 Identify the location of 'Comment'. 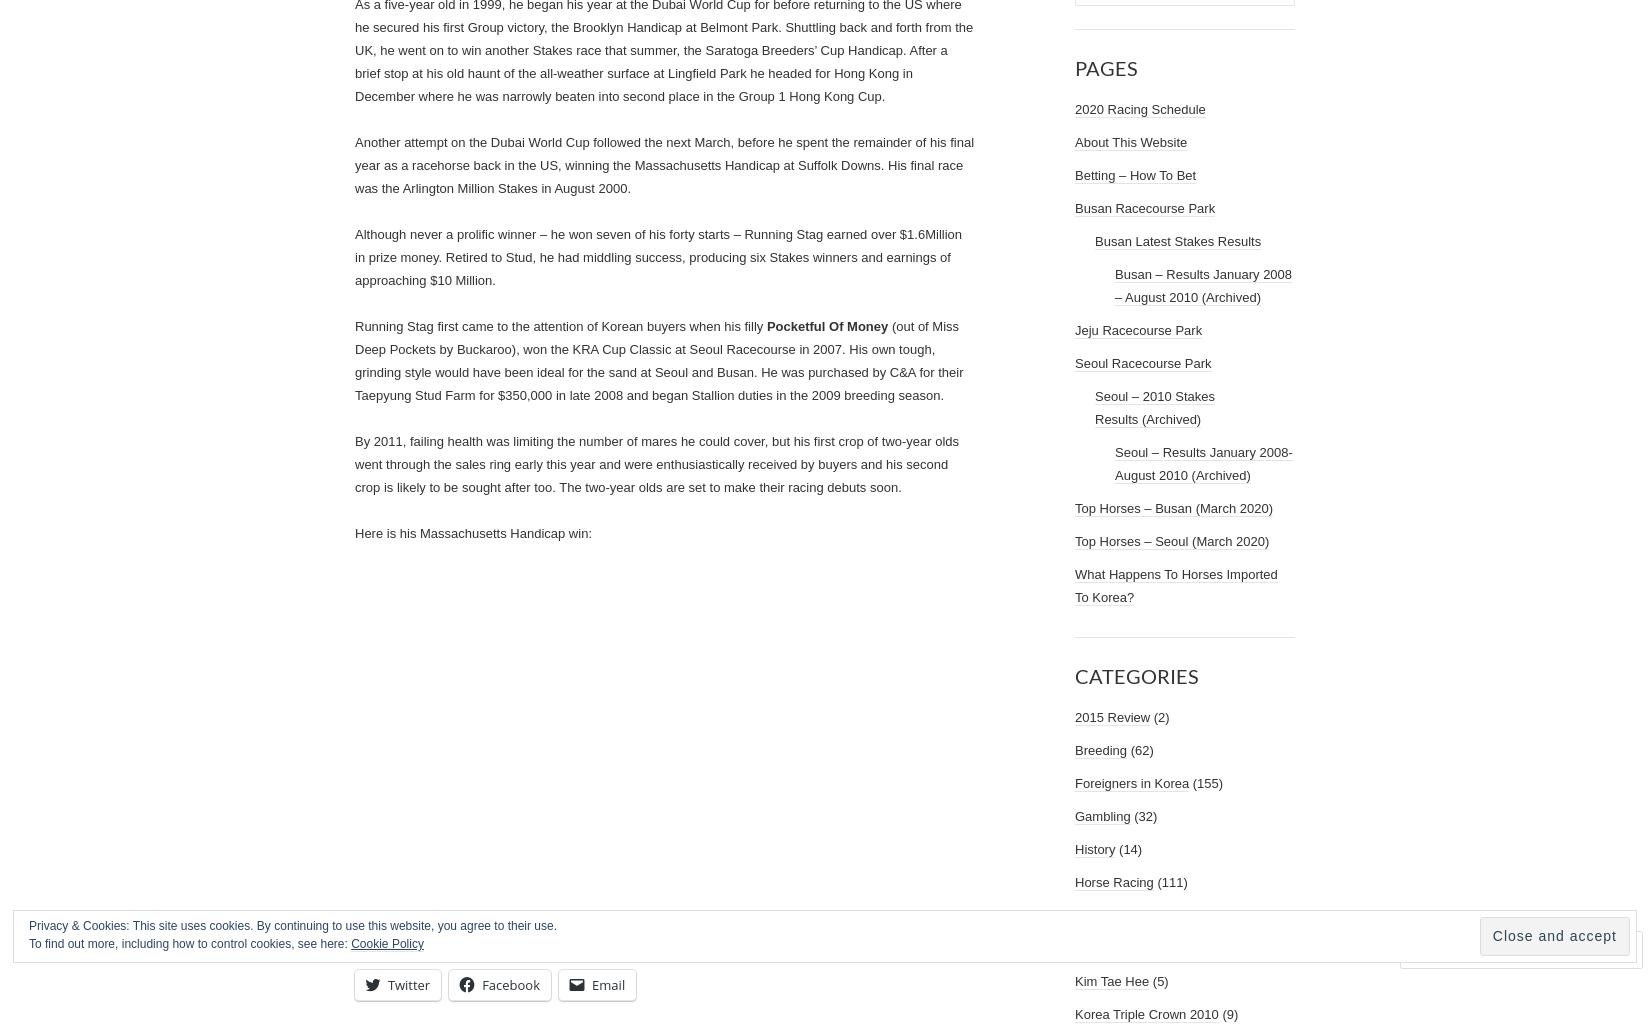
(1469, 948).